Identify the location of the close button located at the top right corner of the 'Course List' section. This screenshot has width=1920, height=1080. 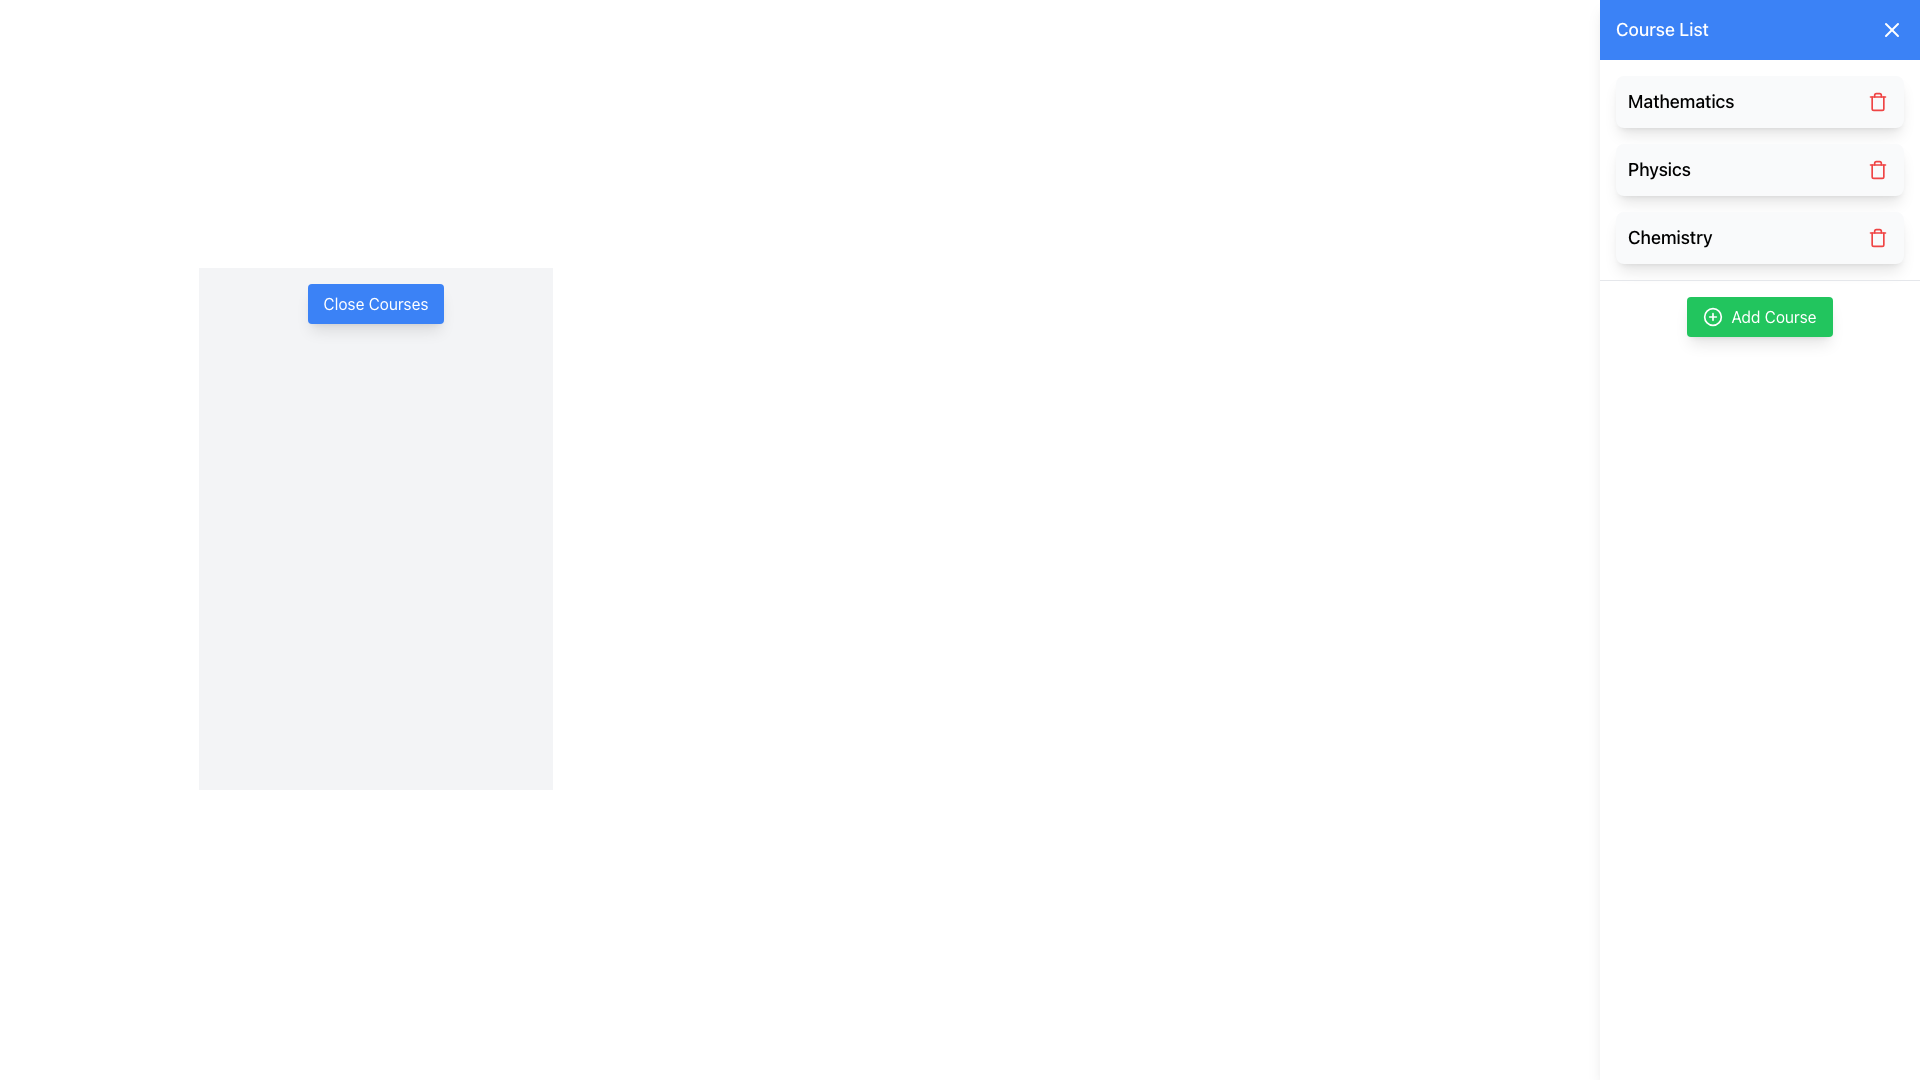
(1890, 30).